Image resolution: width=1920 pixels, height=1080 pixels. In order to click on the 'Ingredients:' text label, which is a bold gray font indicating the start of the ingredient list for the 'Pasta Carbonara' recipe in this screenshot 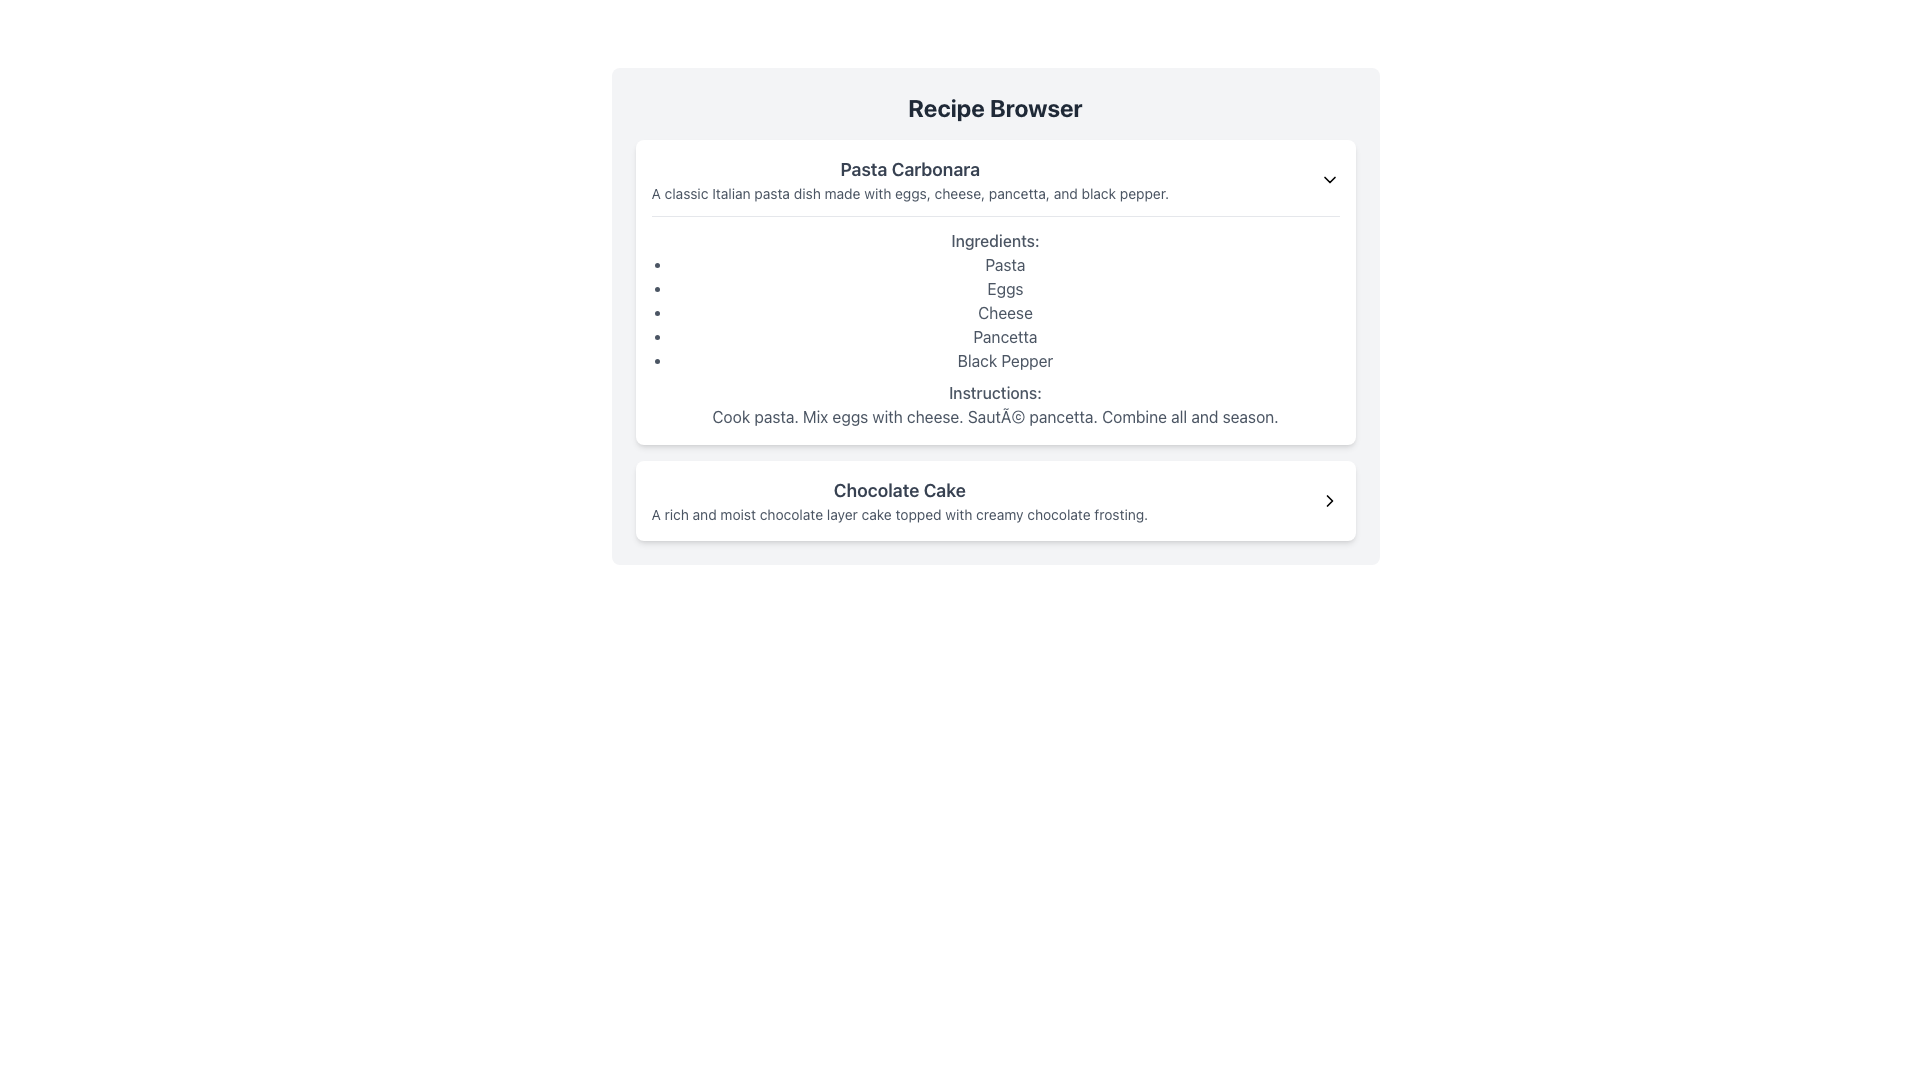, I will do `click(995, 239)`.